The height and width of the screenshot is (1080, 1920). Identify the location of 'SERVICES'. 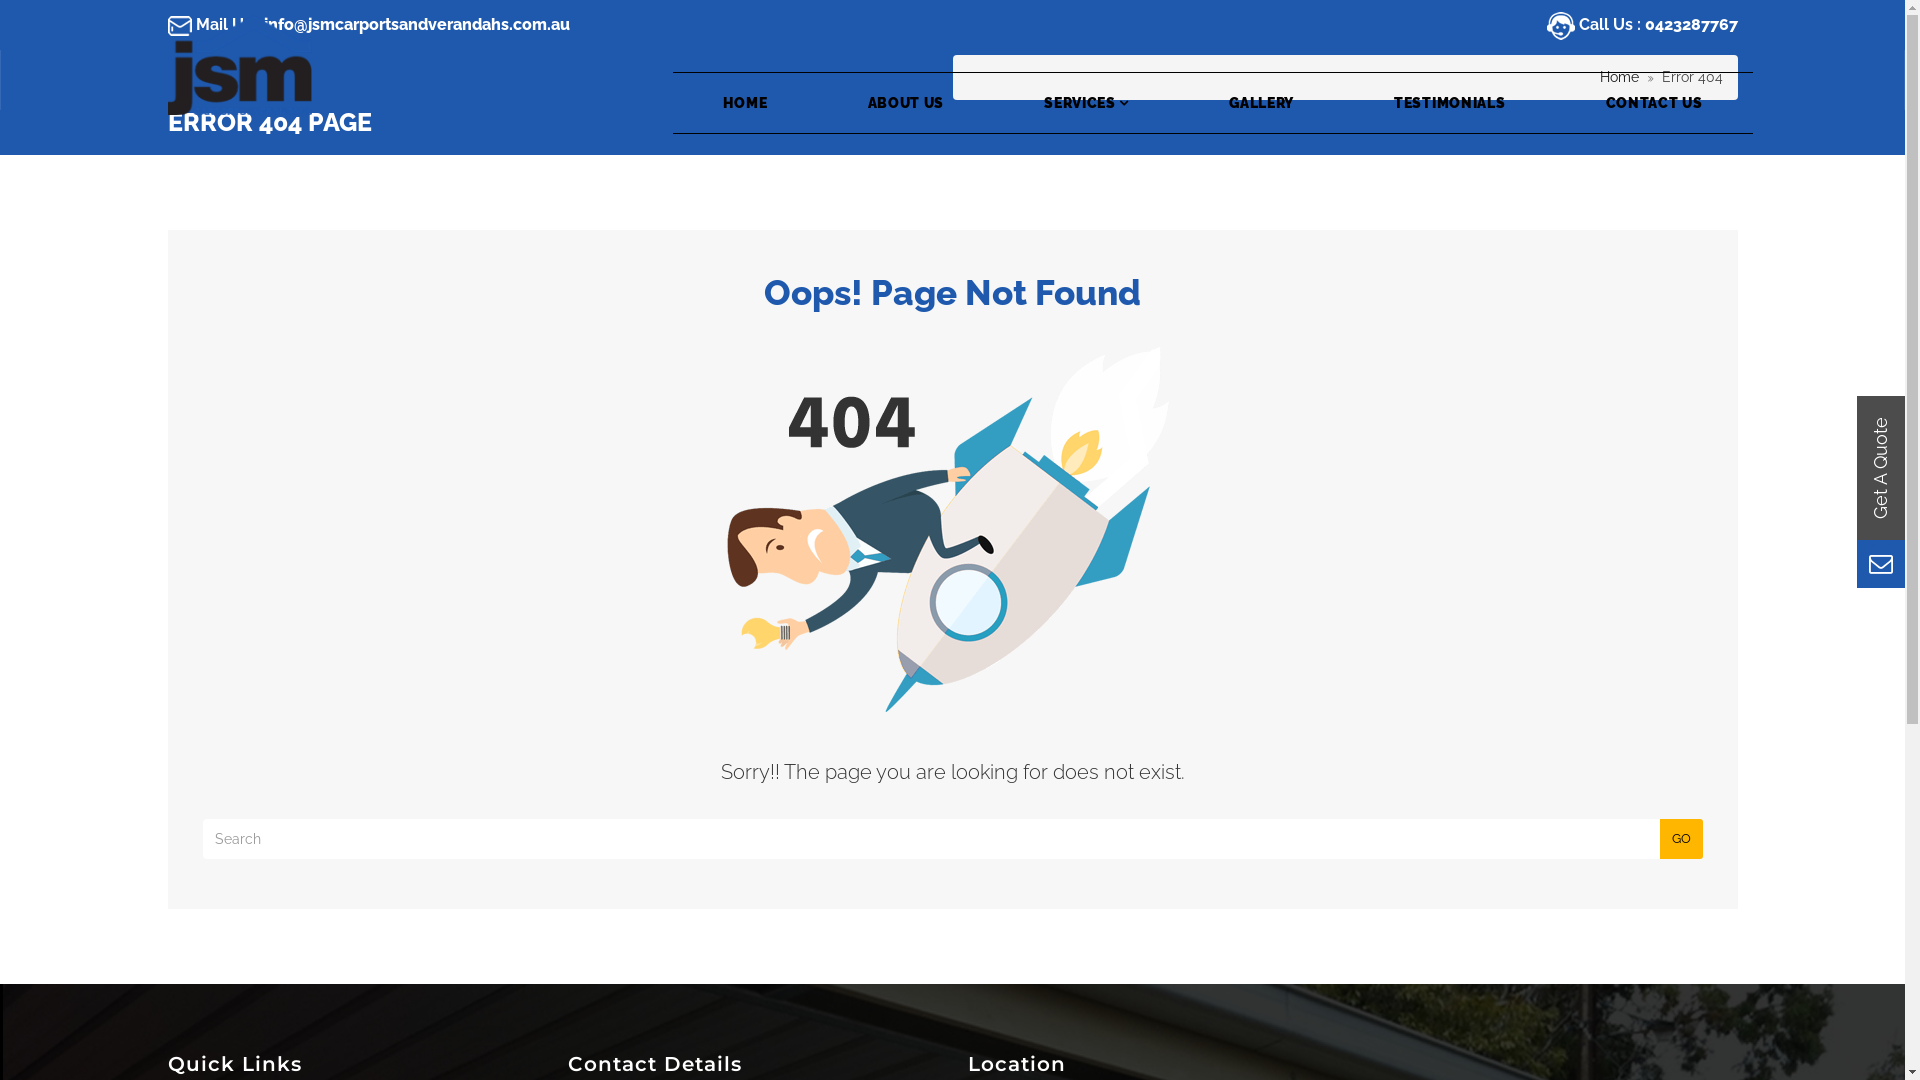
(1085, 103).